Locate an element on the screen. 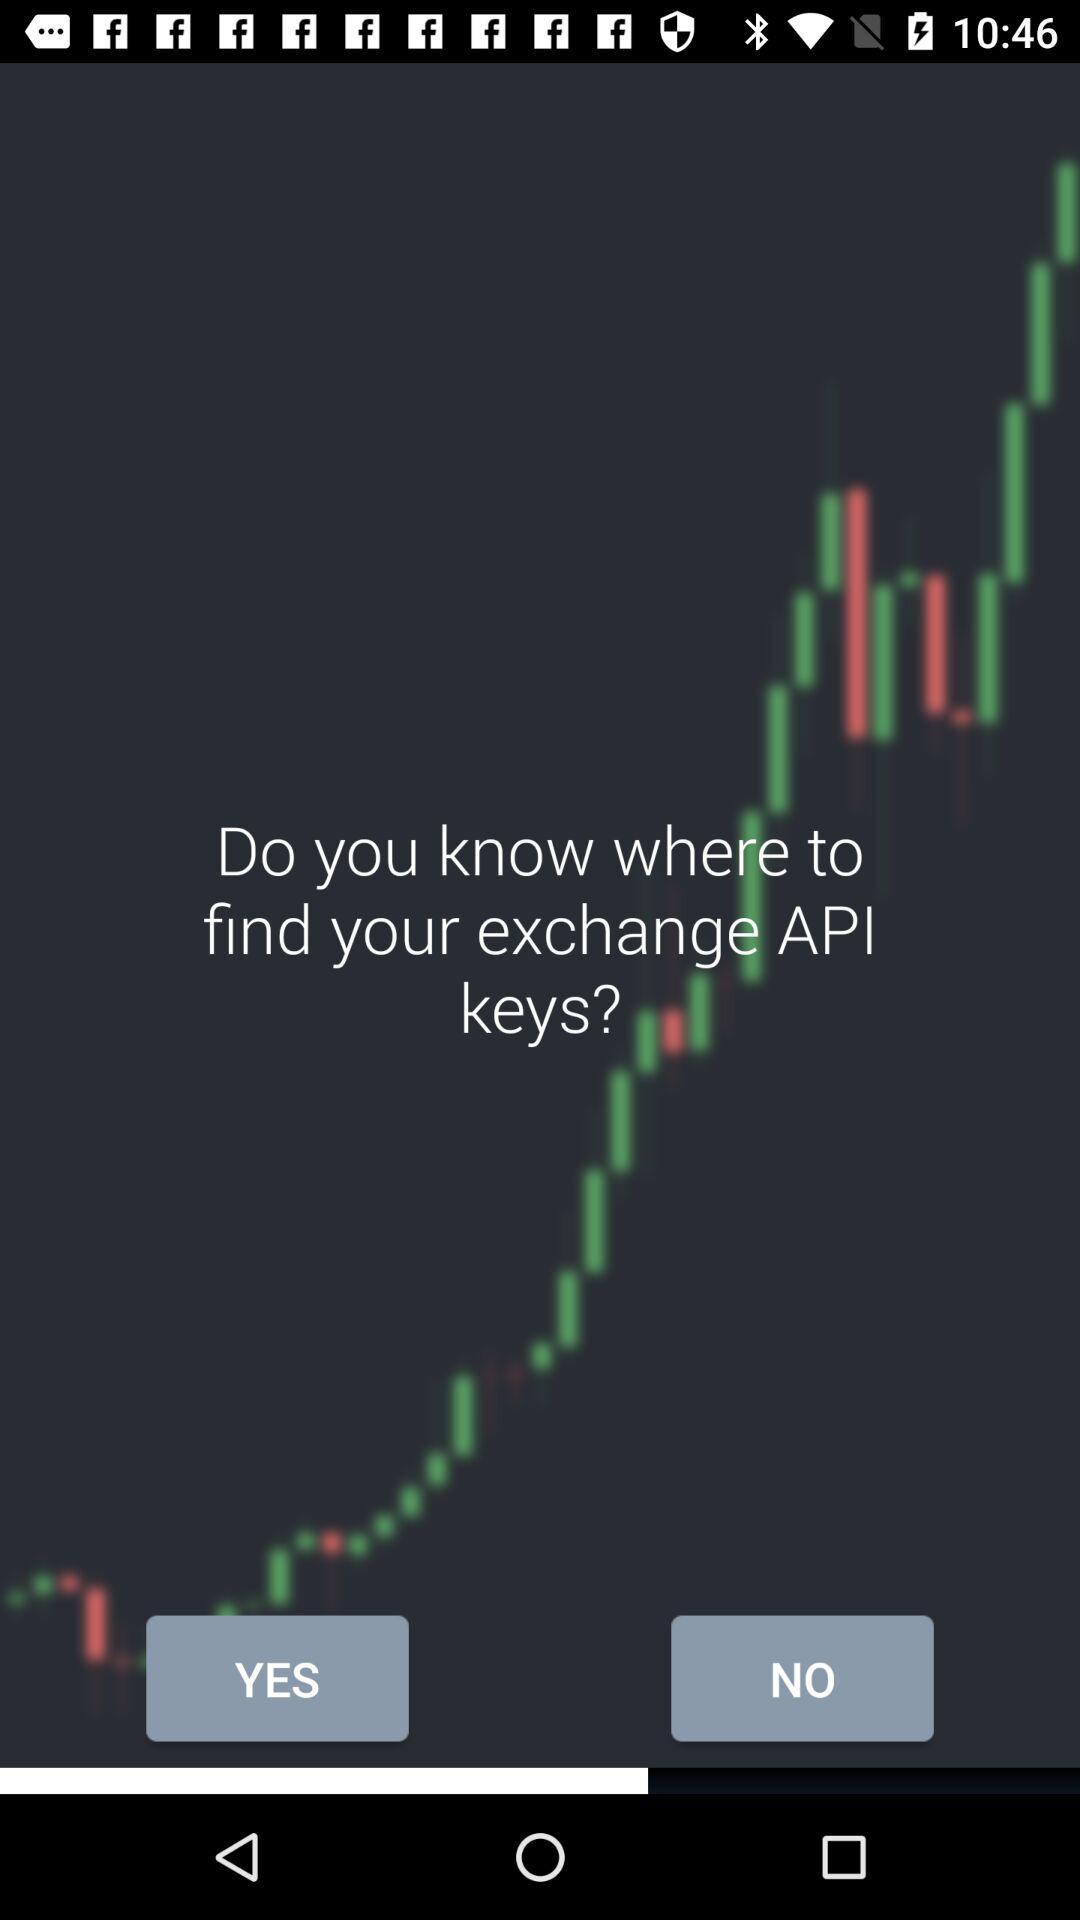  the icon to the right of the yes item is located at coordinates (801, 1678).